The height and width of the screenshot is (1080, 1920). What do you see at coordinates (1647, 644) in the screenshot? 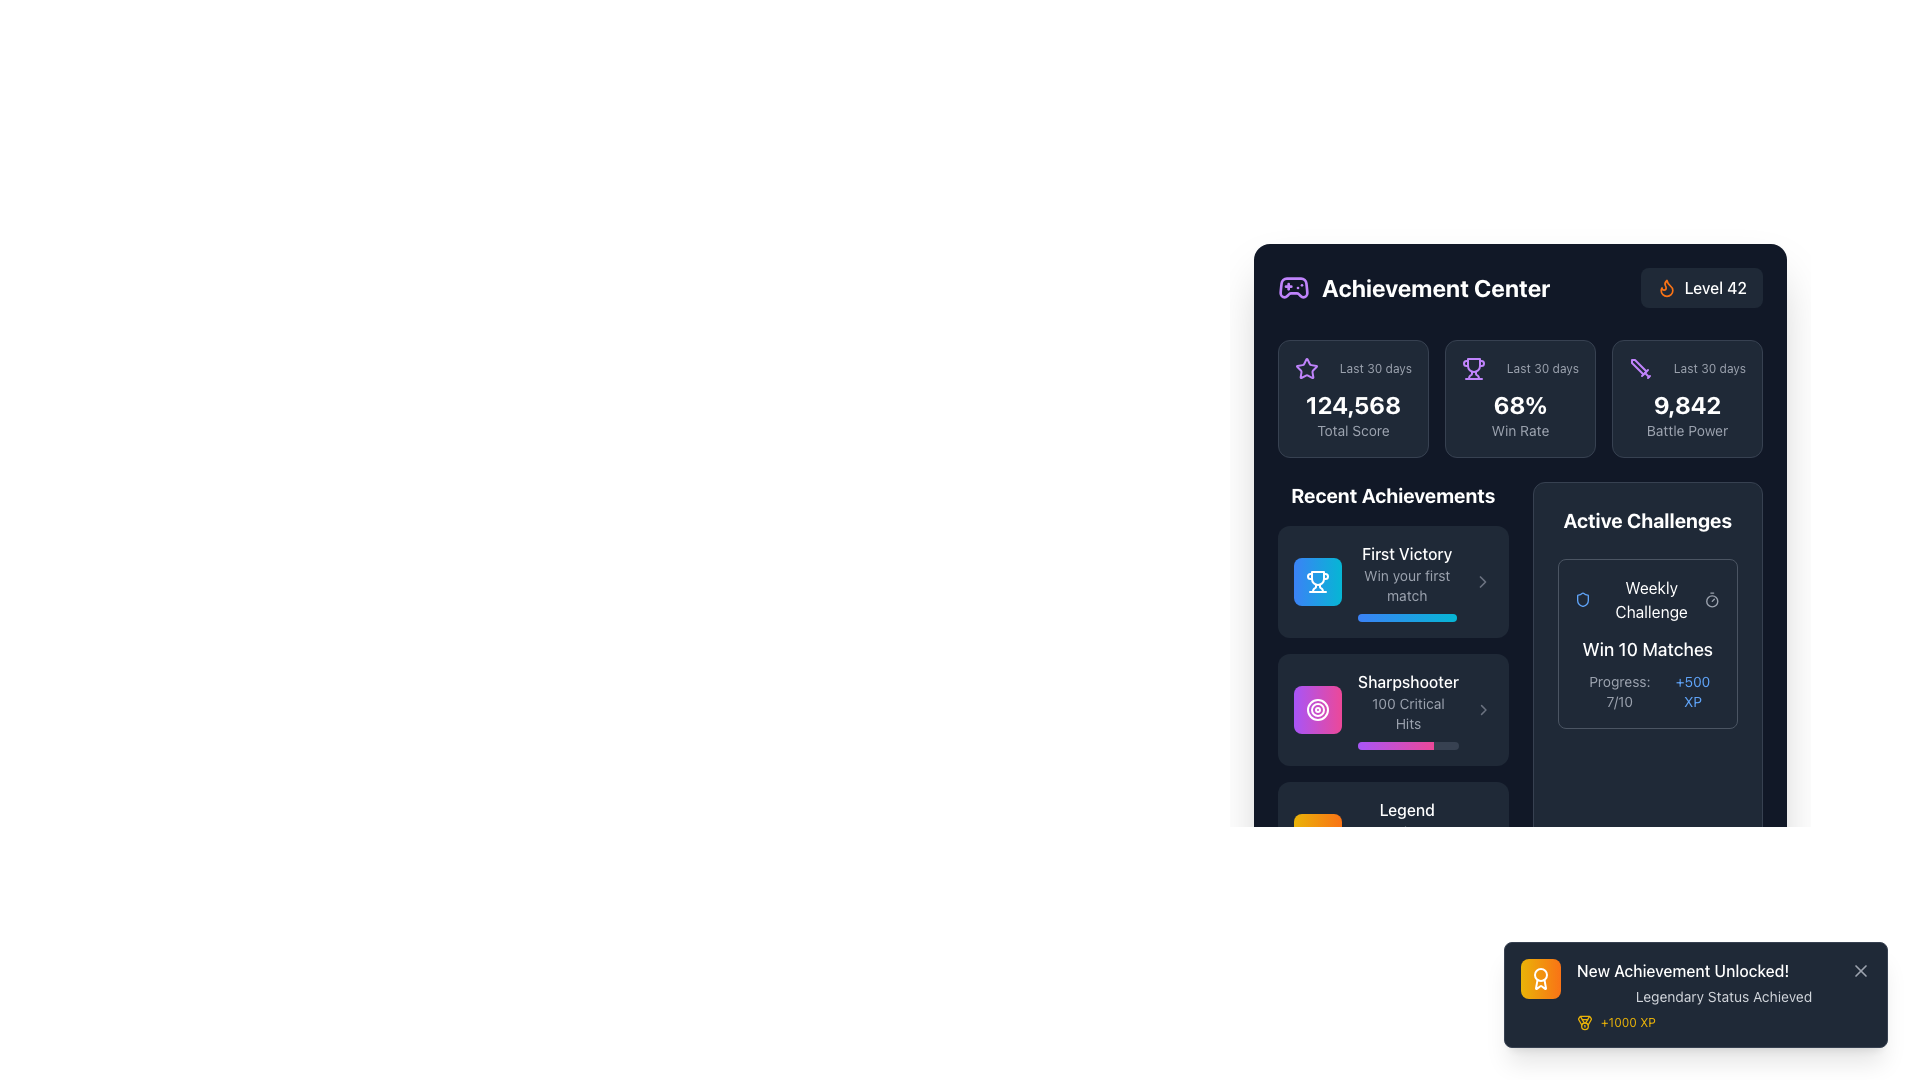
I see `the weekly challenge card displaying 'Win 10 Matches'` at bounding box center [1647, 644].